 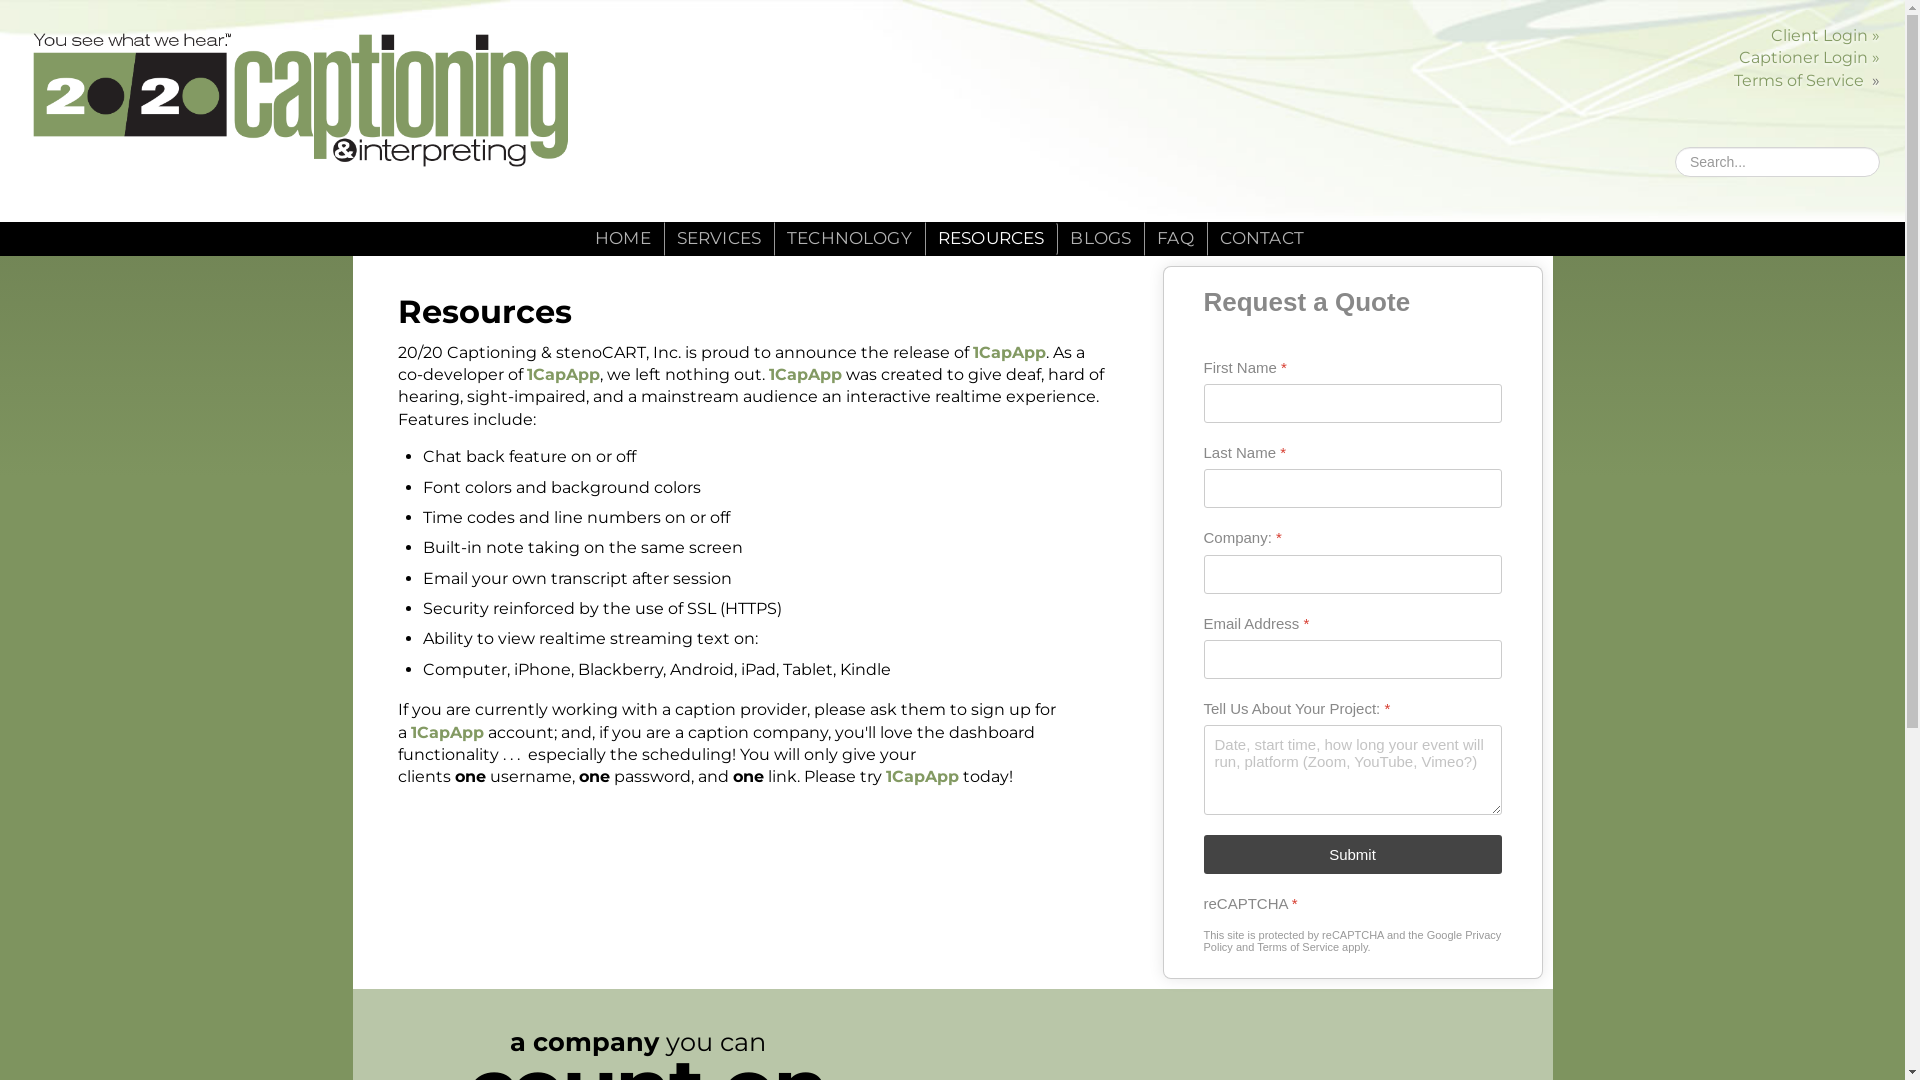 What do you see at coordinates (1099, 238) in the screenshot?
I see `'BLOGS'` at bounding box center [1099, 238].